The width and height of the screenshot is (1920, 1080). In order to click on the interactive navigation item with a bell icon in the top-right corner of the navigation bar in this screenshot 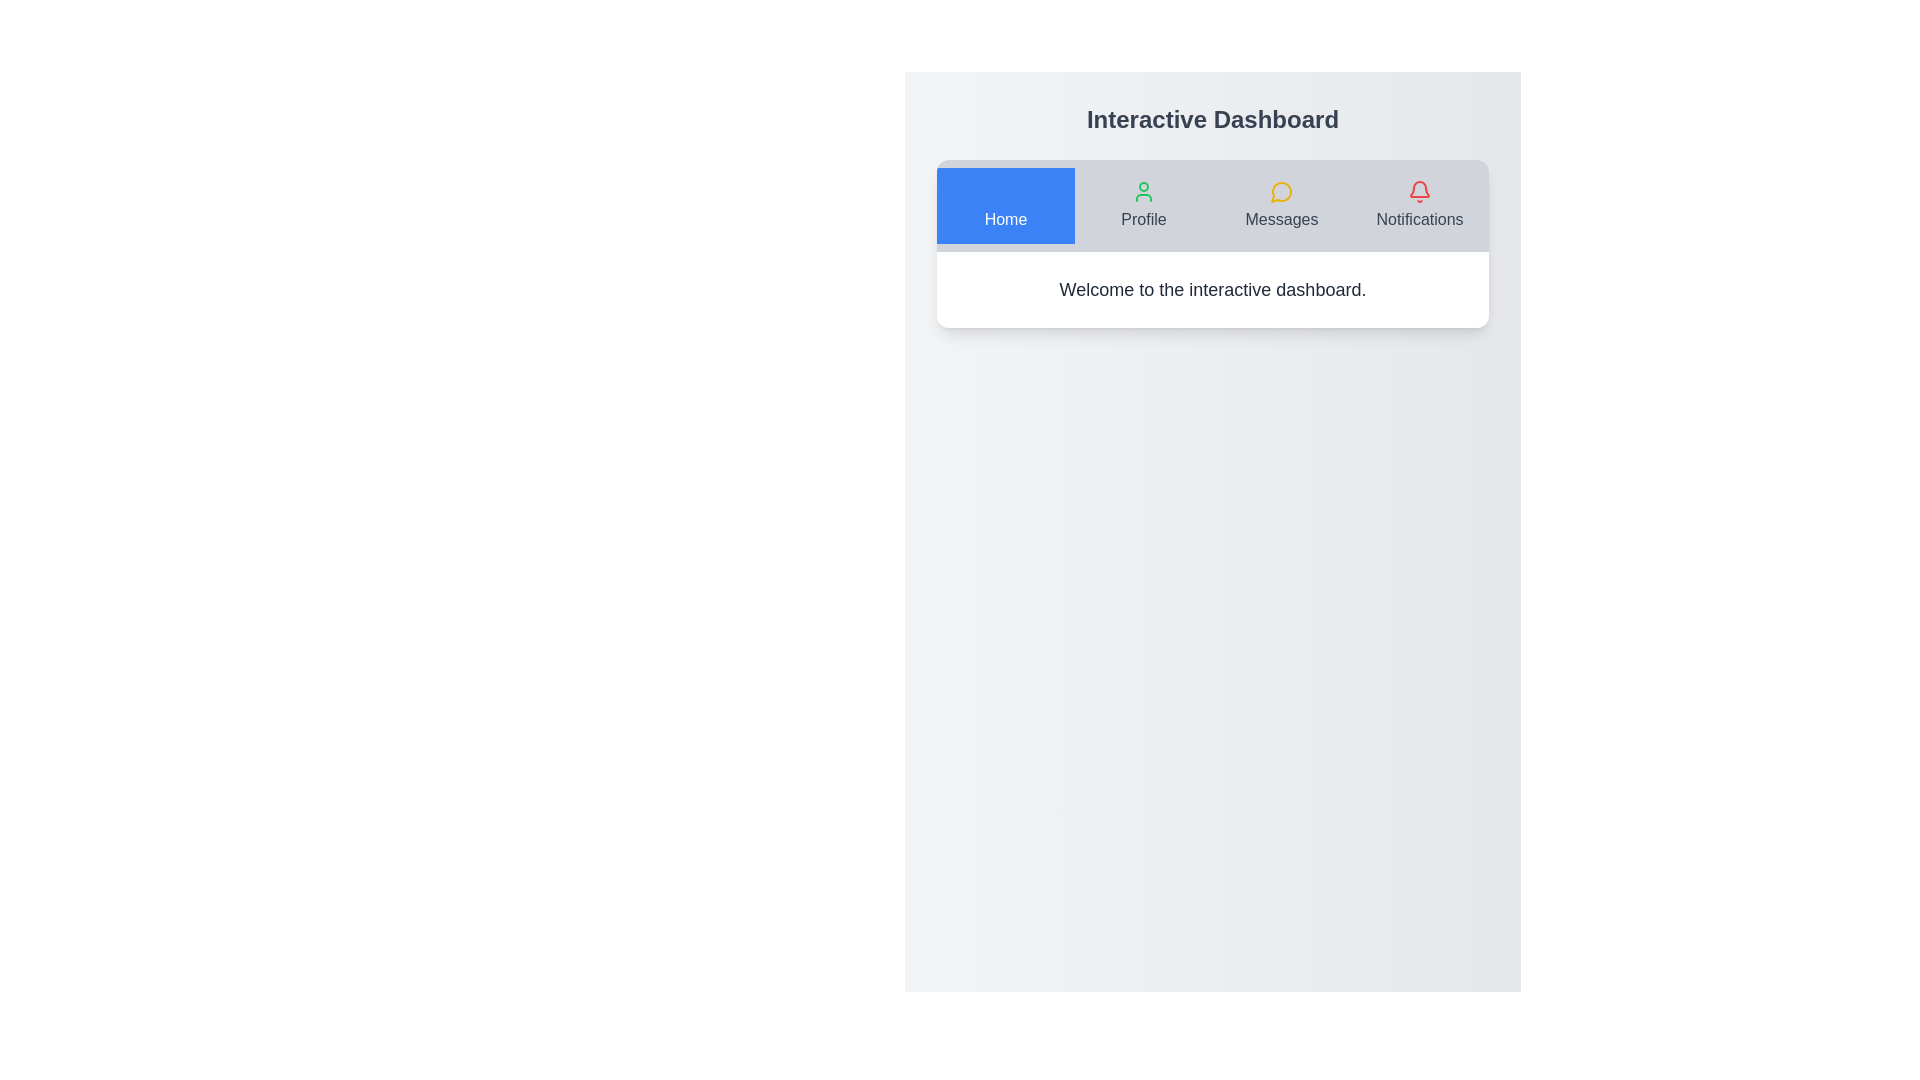, I will do `click(1419, 205)`.